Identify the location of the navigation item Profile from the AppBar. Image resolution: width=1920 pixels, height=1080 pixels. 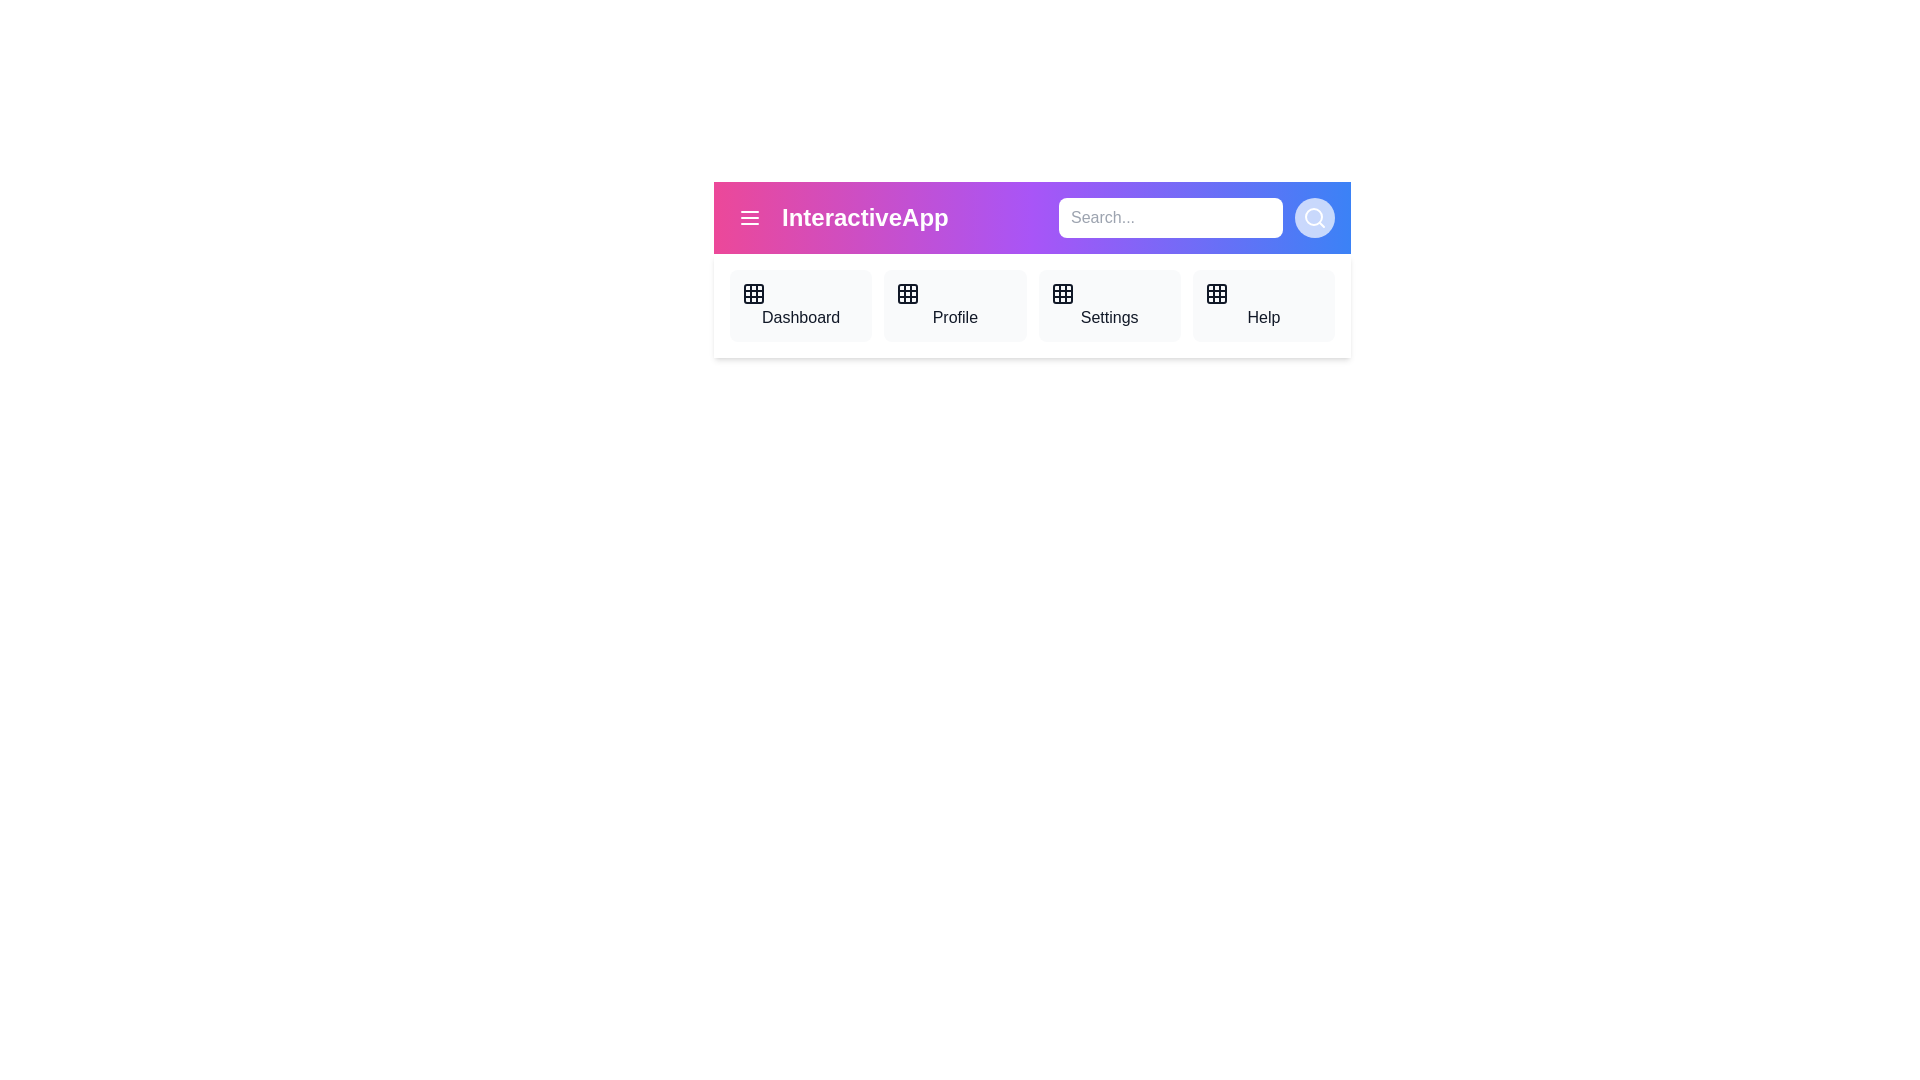
(954, 305).